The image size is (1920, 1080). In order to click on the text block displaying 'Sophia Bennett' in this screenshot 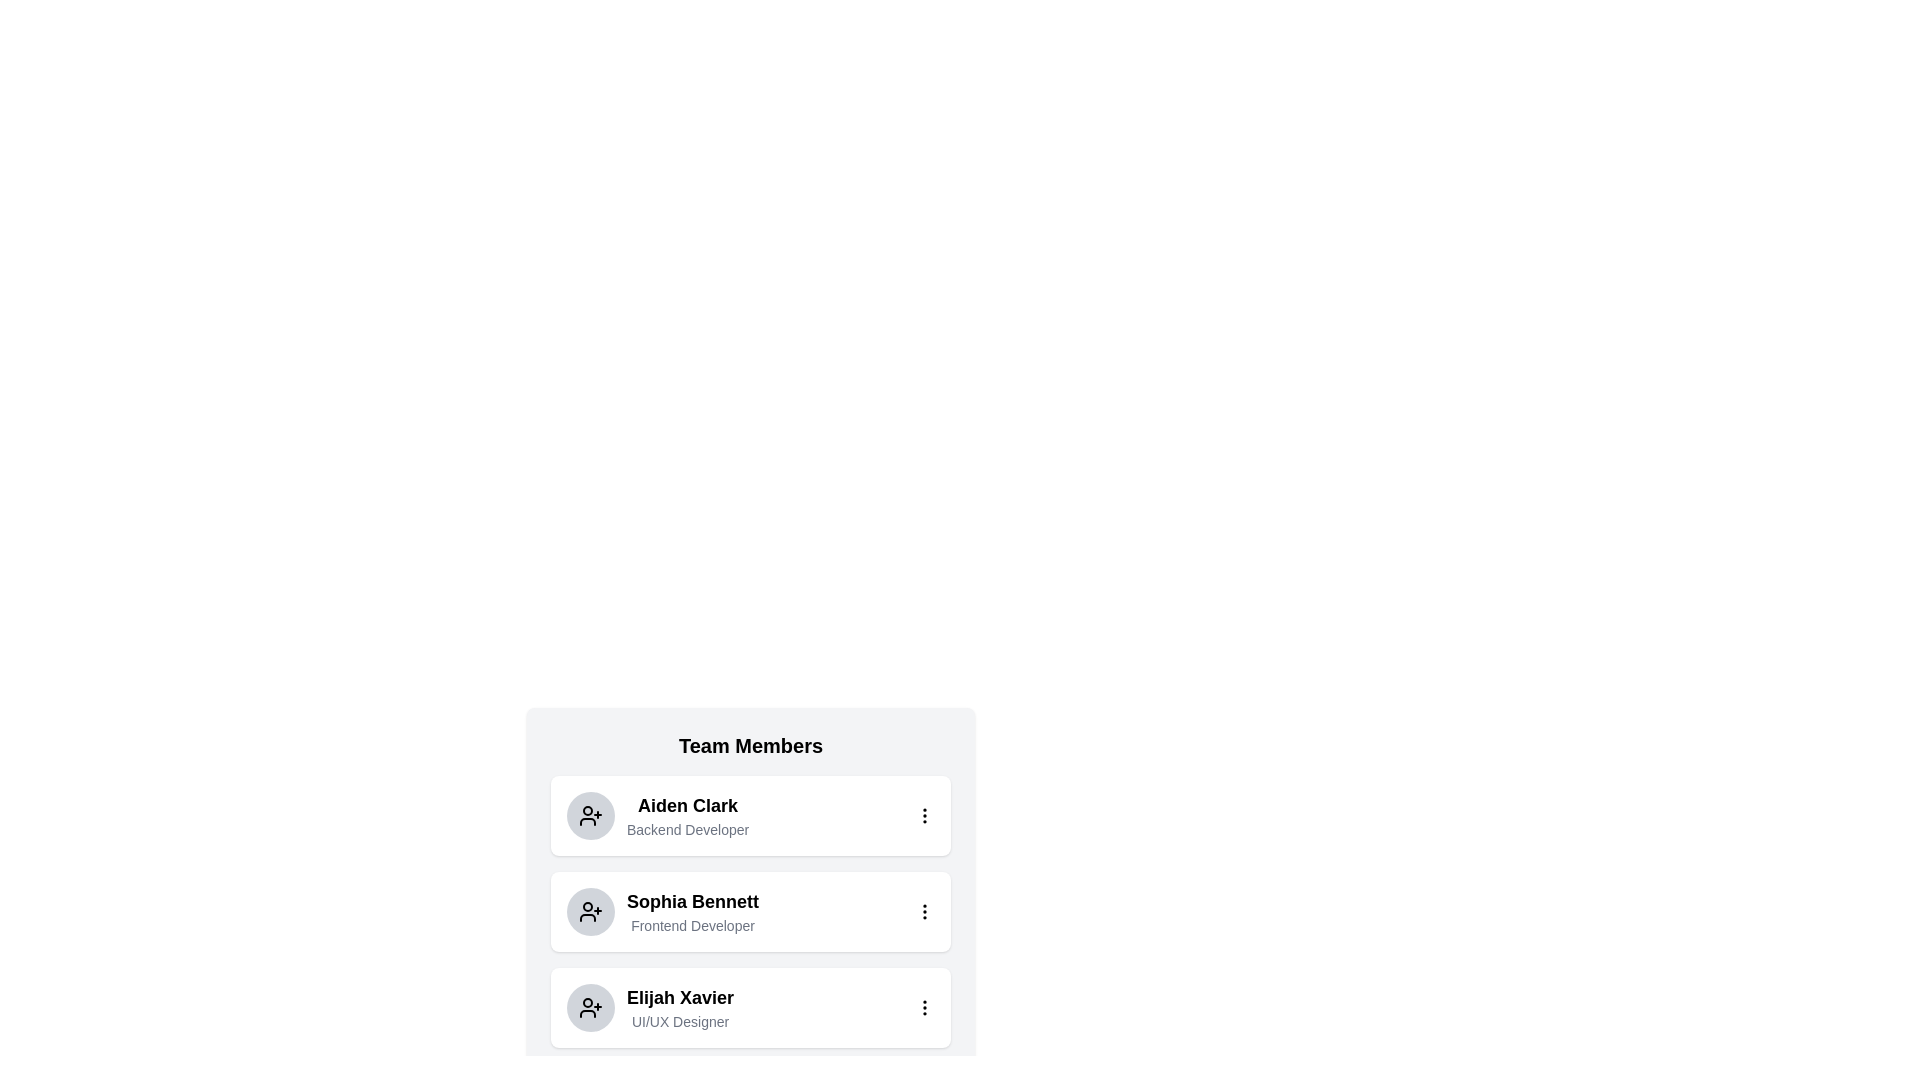, I will do `click(662, 911)`.